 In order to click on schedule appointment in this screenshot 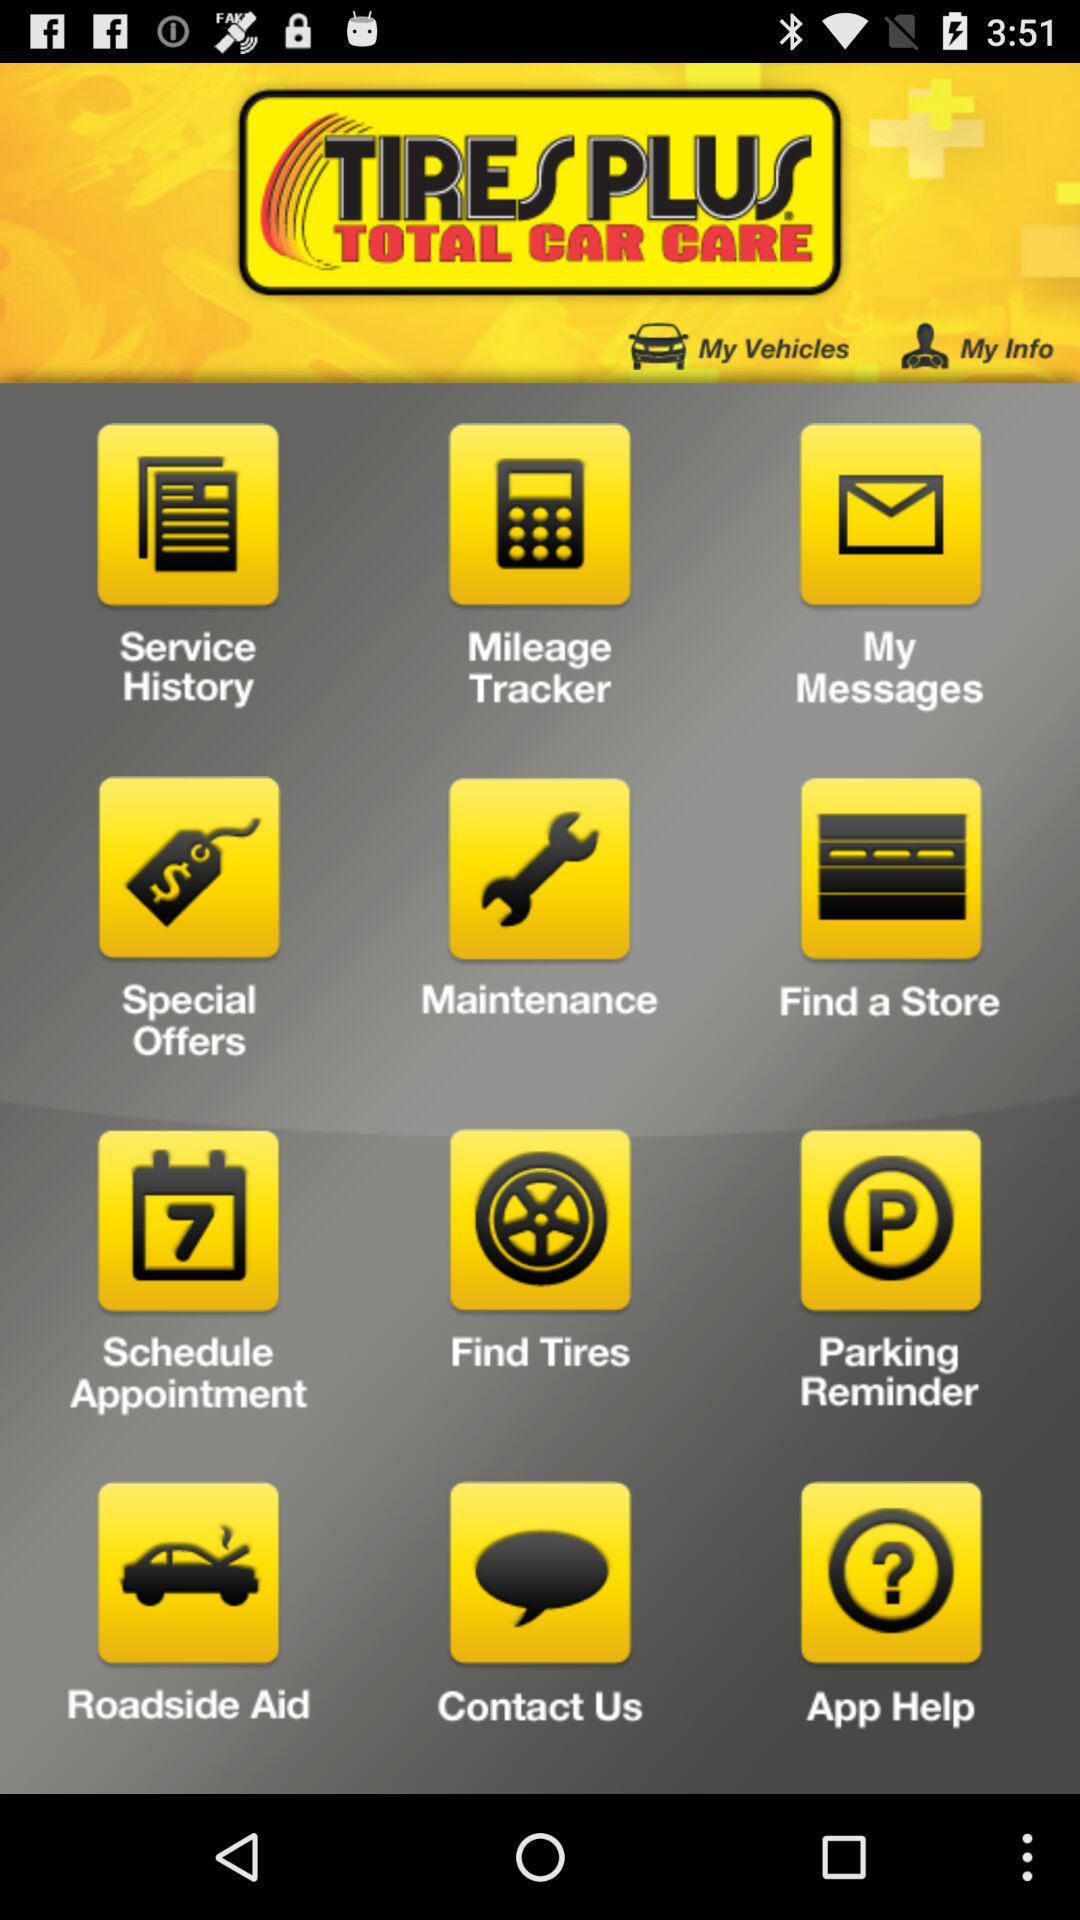, I will do `click(189, 1277)`.